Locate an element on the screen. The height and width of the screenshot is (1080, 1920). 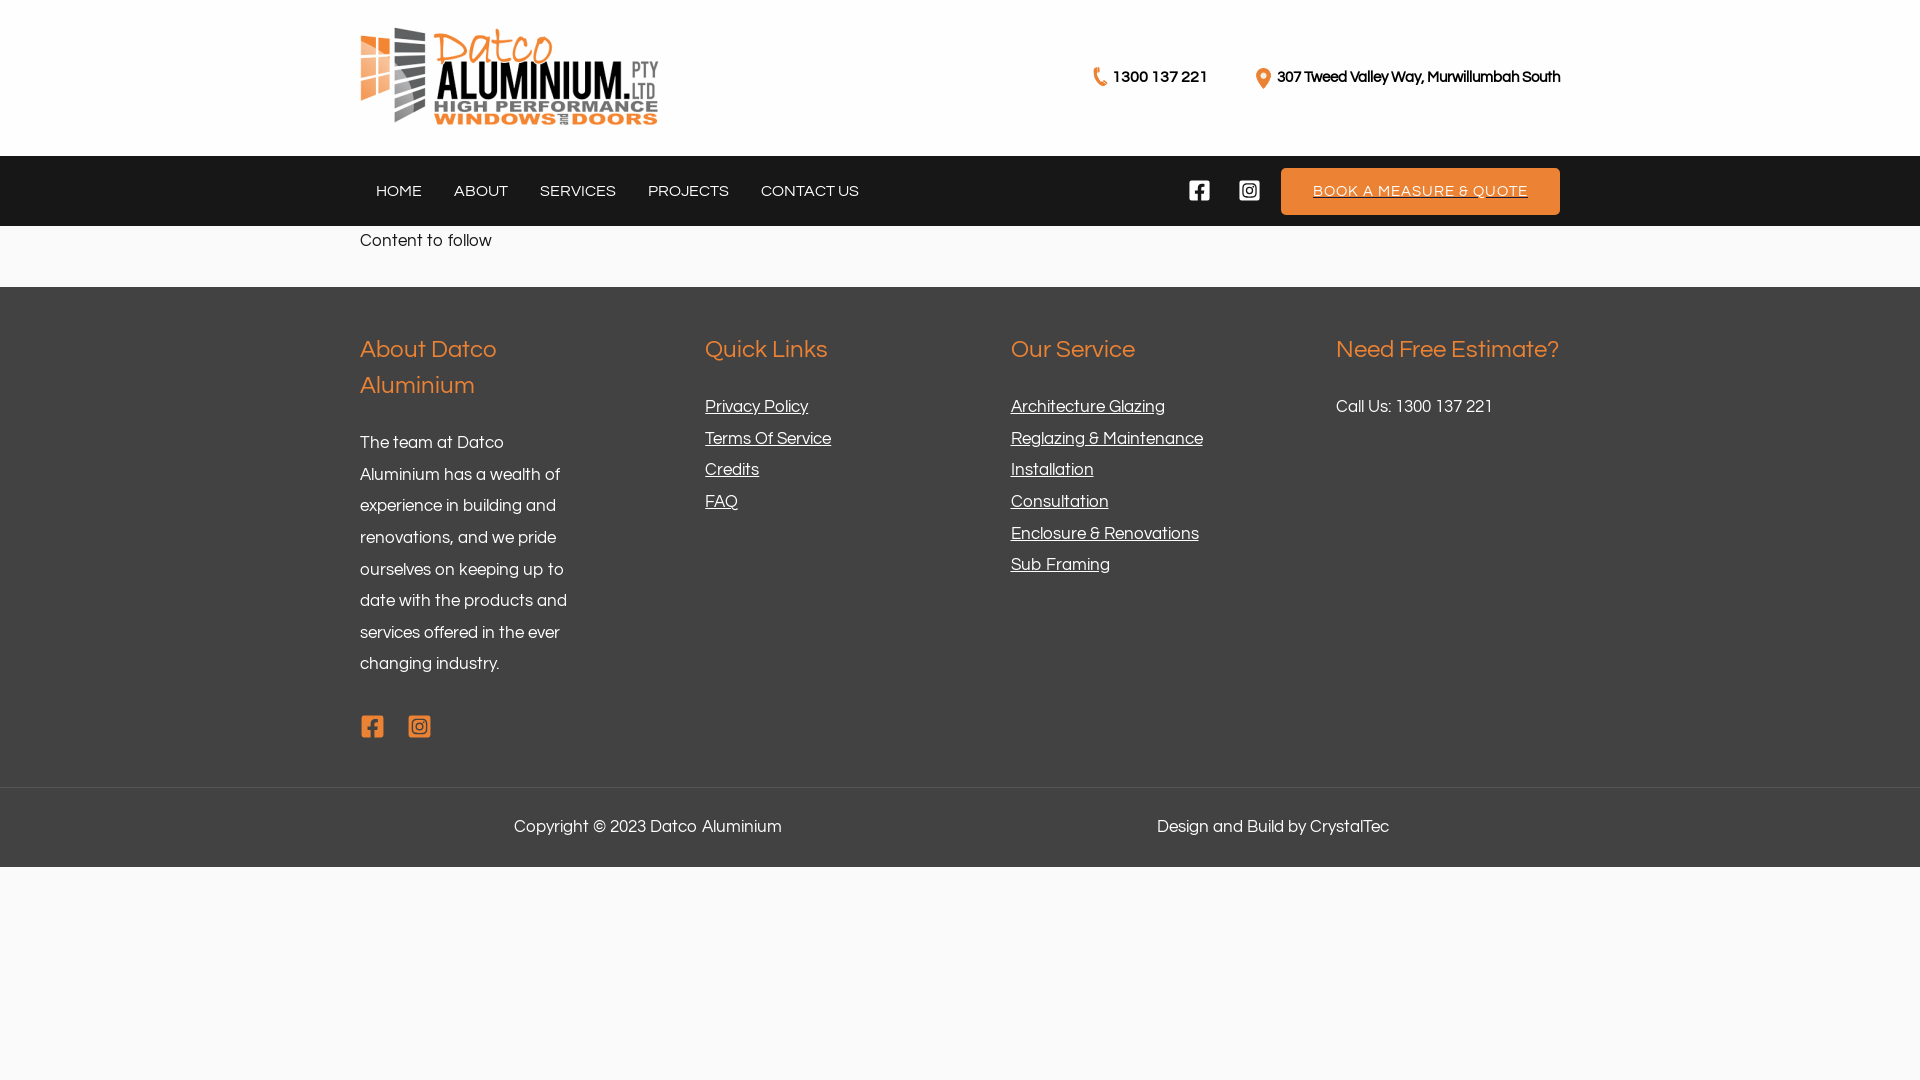
'SERVICES' is located at coordinates (576, 191).